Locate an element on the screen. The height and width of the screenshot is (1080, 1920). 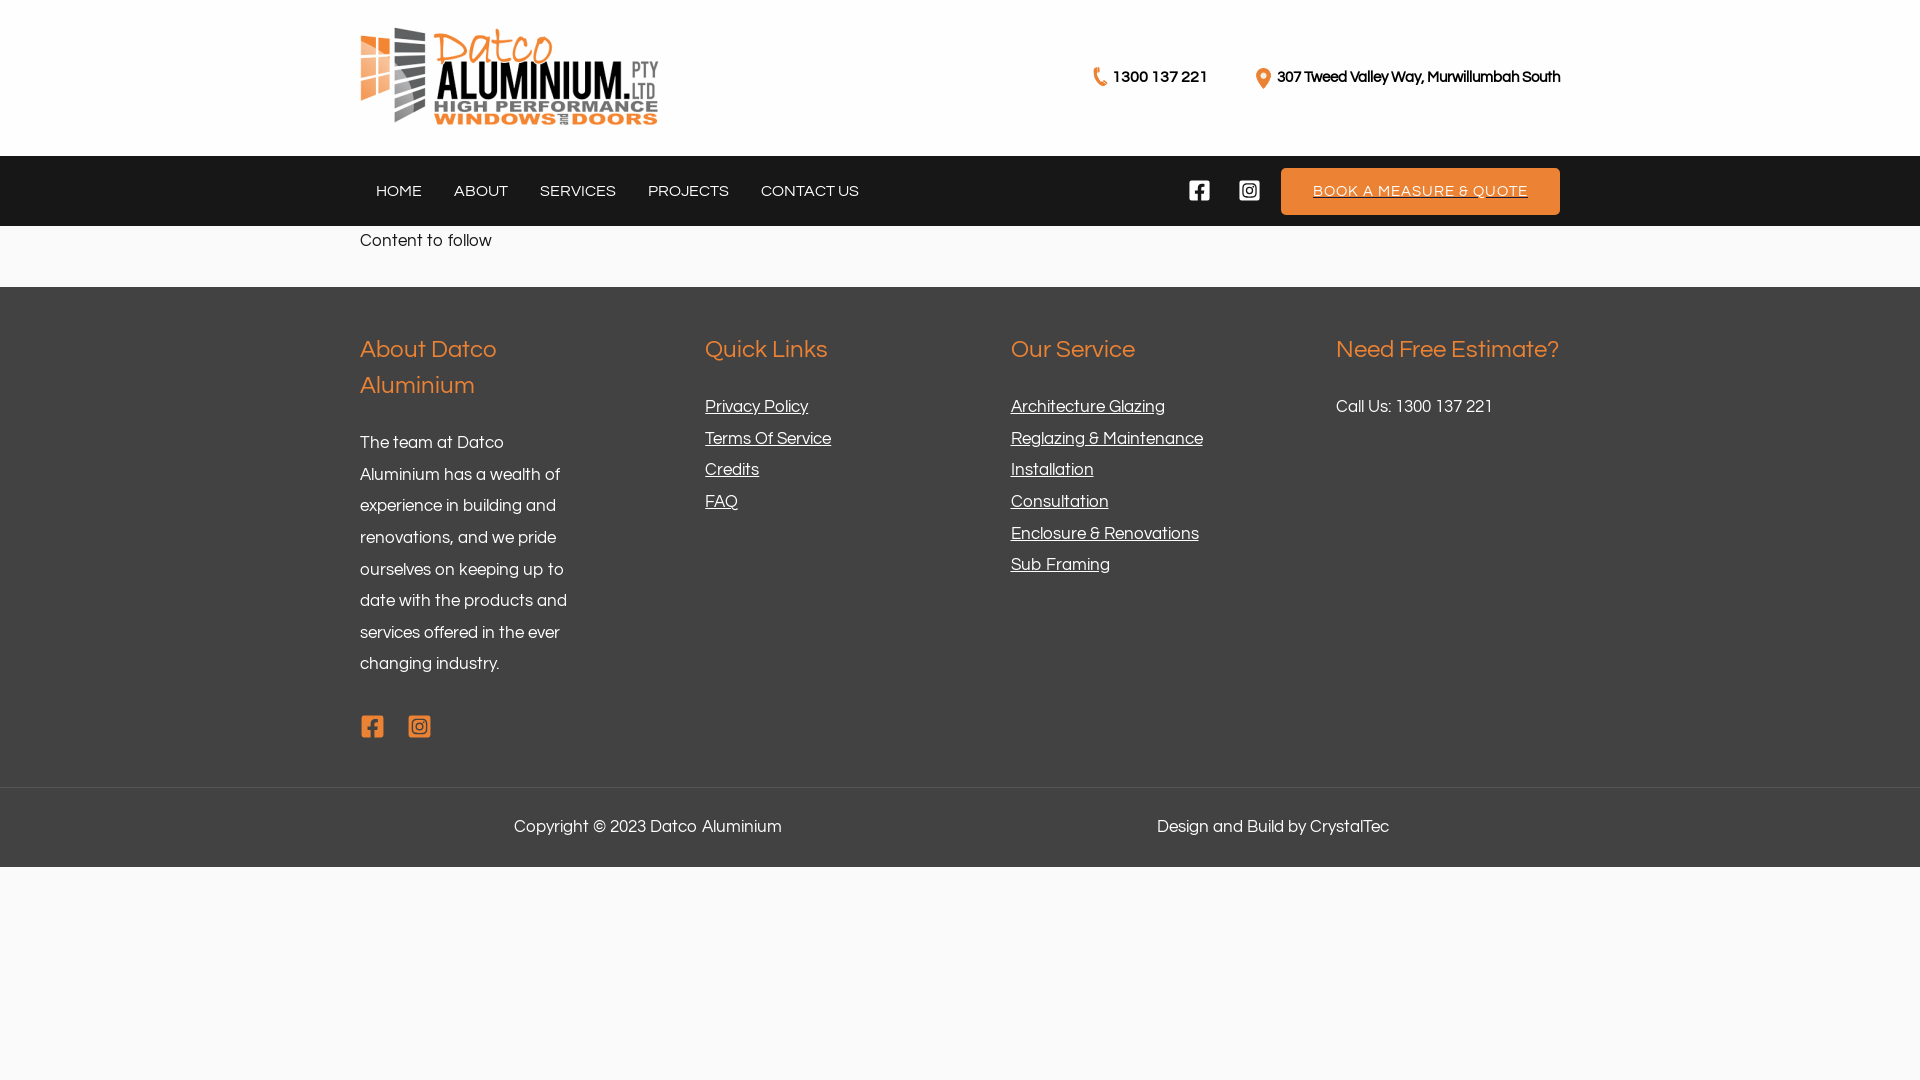
'SERVICES' is located at coordinates (576, 191).